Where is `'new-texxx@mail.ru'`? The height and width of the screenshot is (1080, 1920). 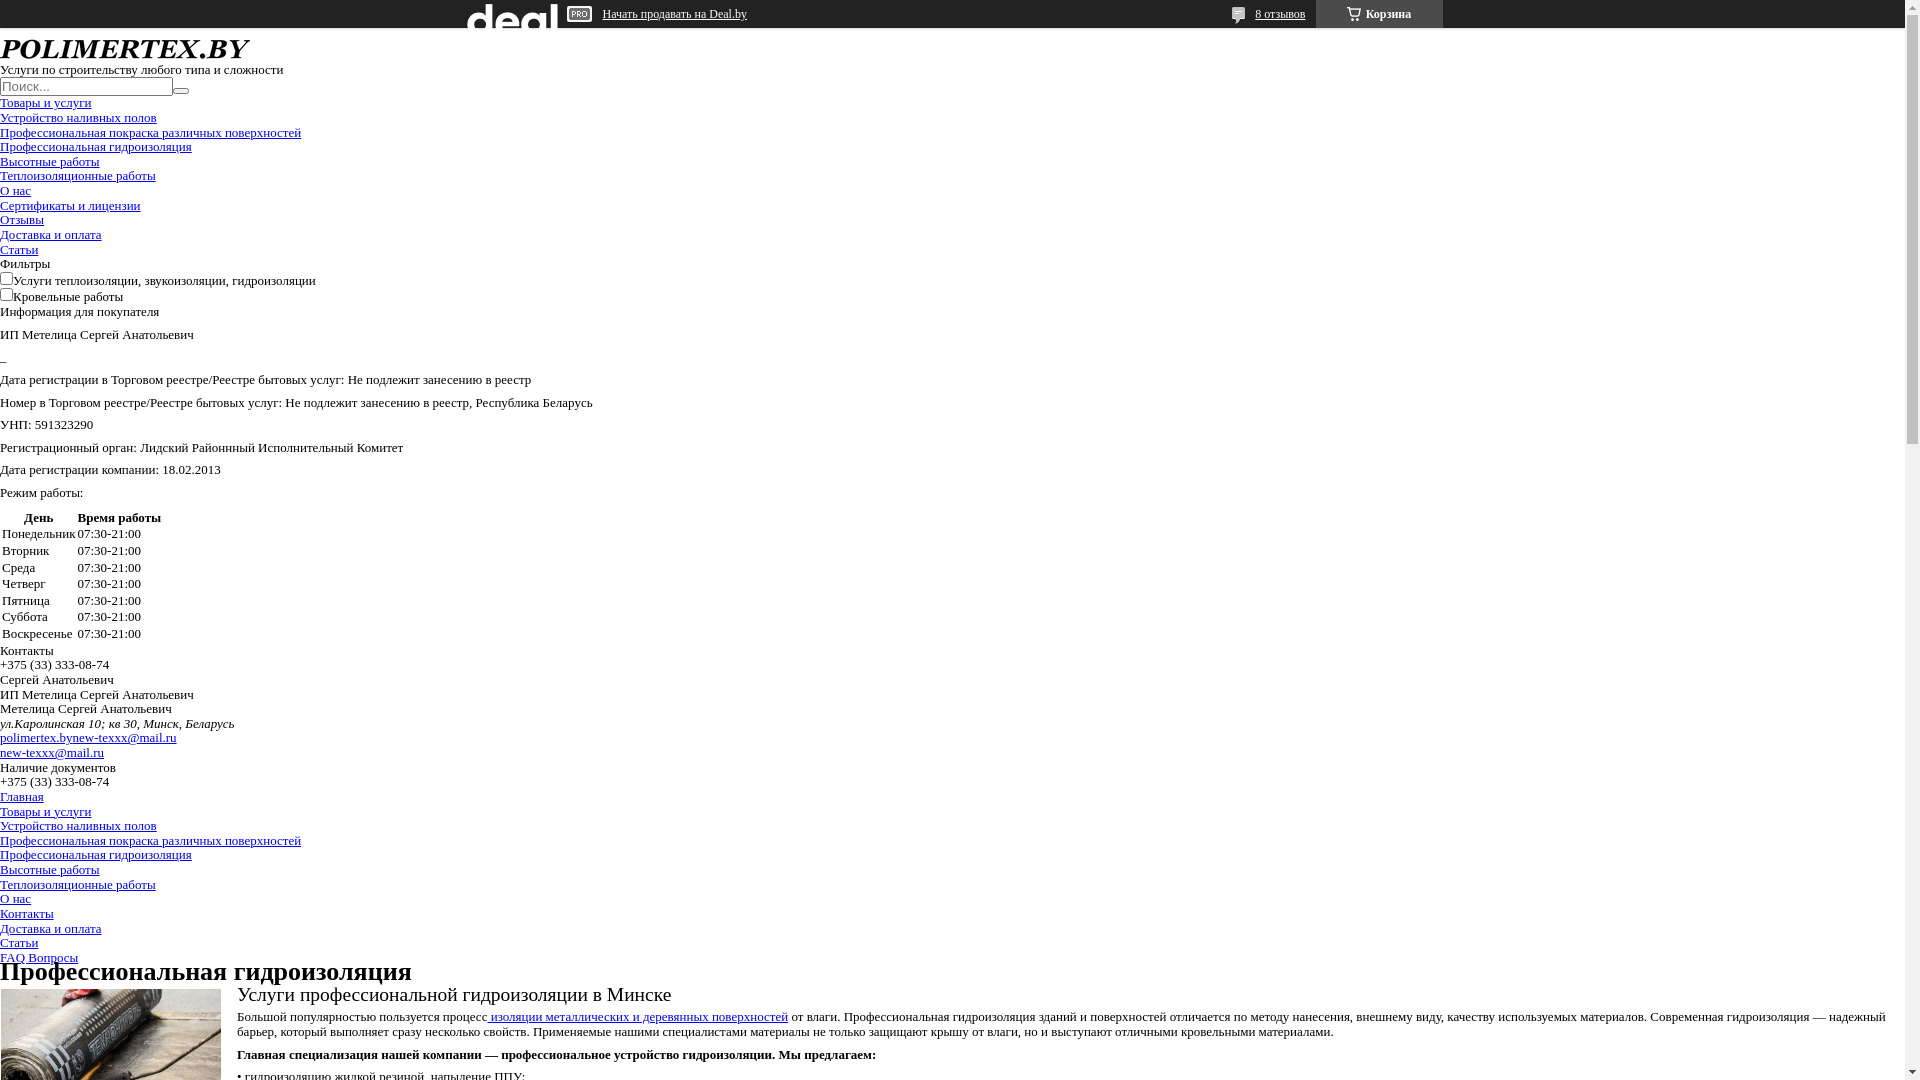 'new-texxx@mail.ru' is located at coordinates (52, 752).